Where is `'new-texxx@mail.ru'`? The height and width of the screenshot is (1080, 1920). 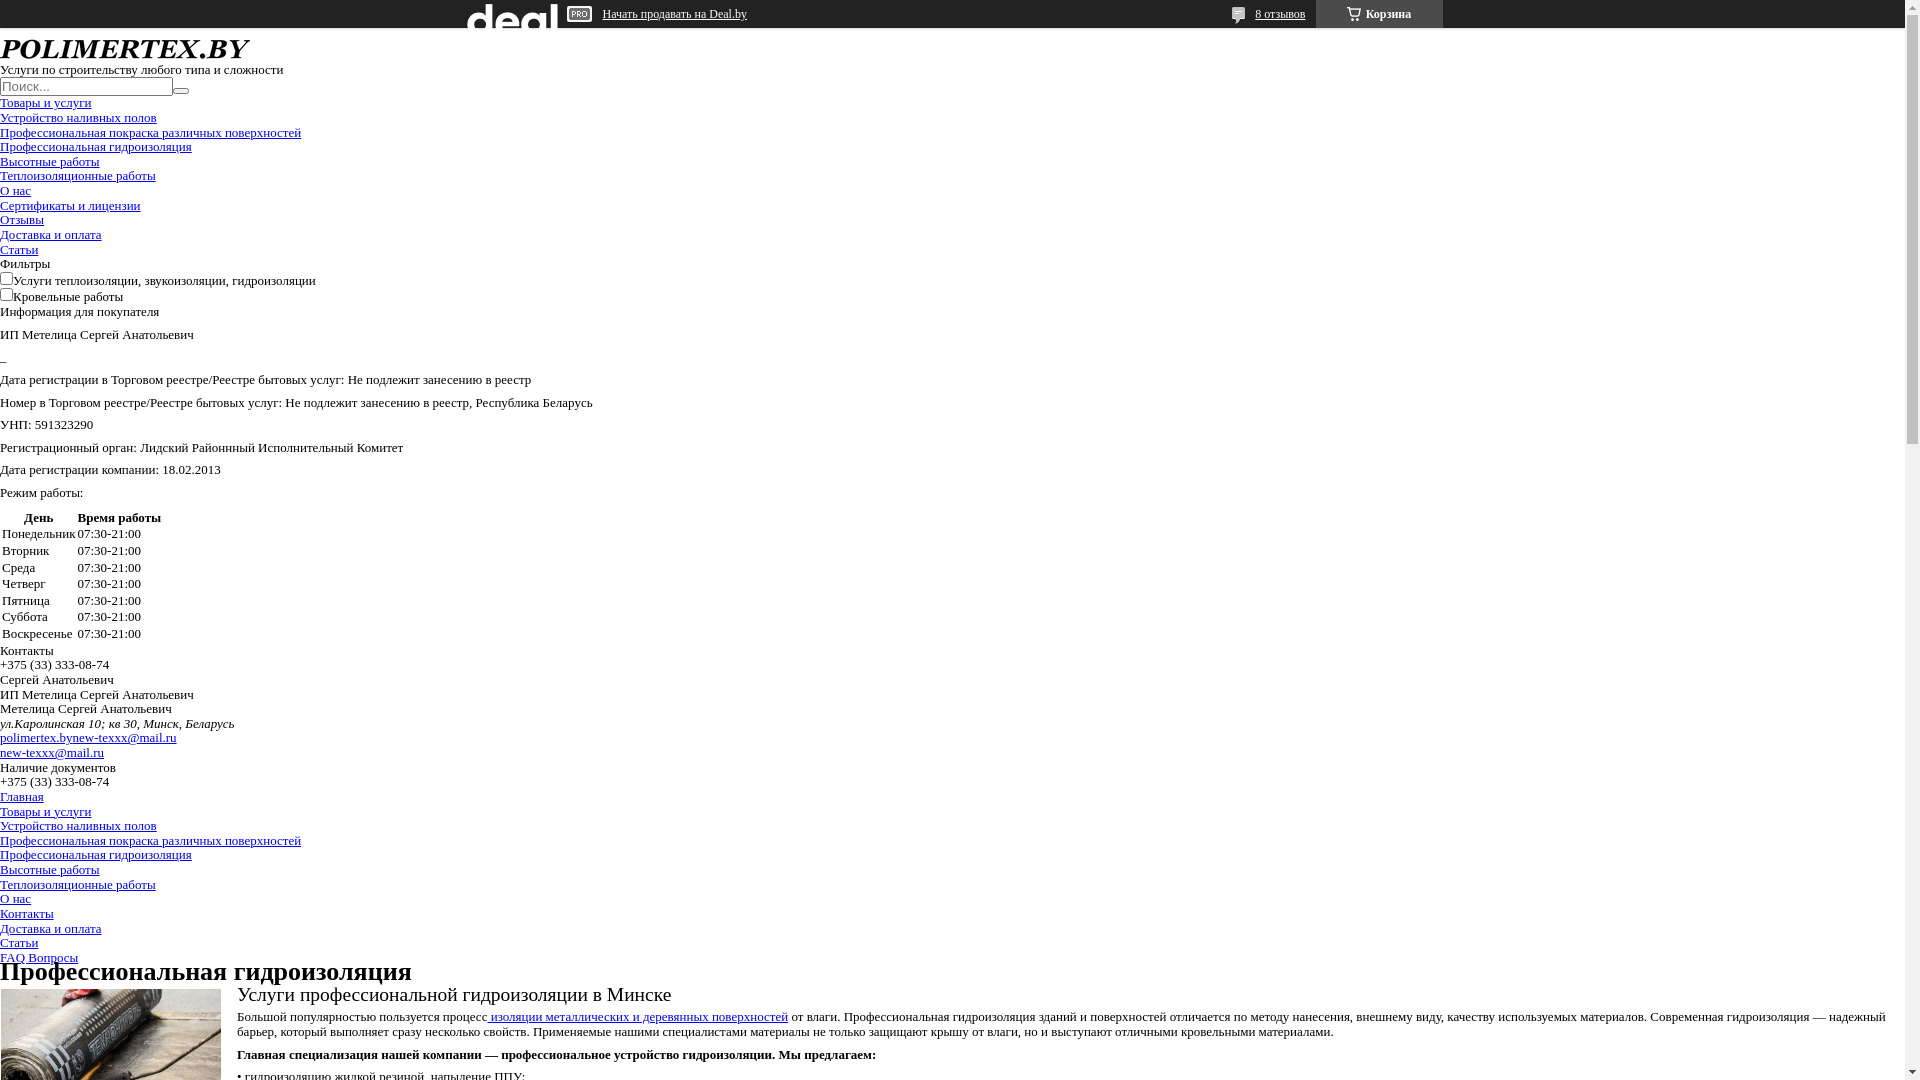 'new-texxx@mail.ru' is located at coordinates (52, 752).